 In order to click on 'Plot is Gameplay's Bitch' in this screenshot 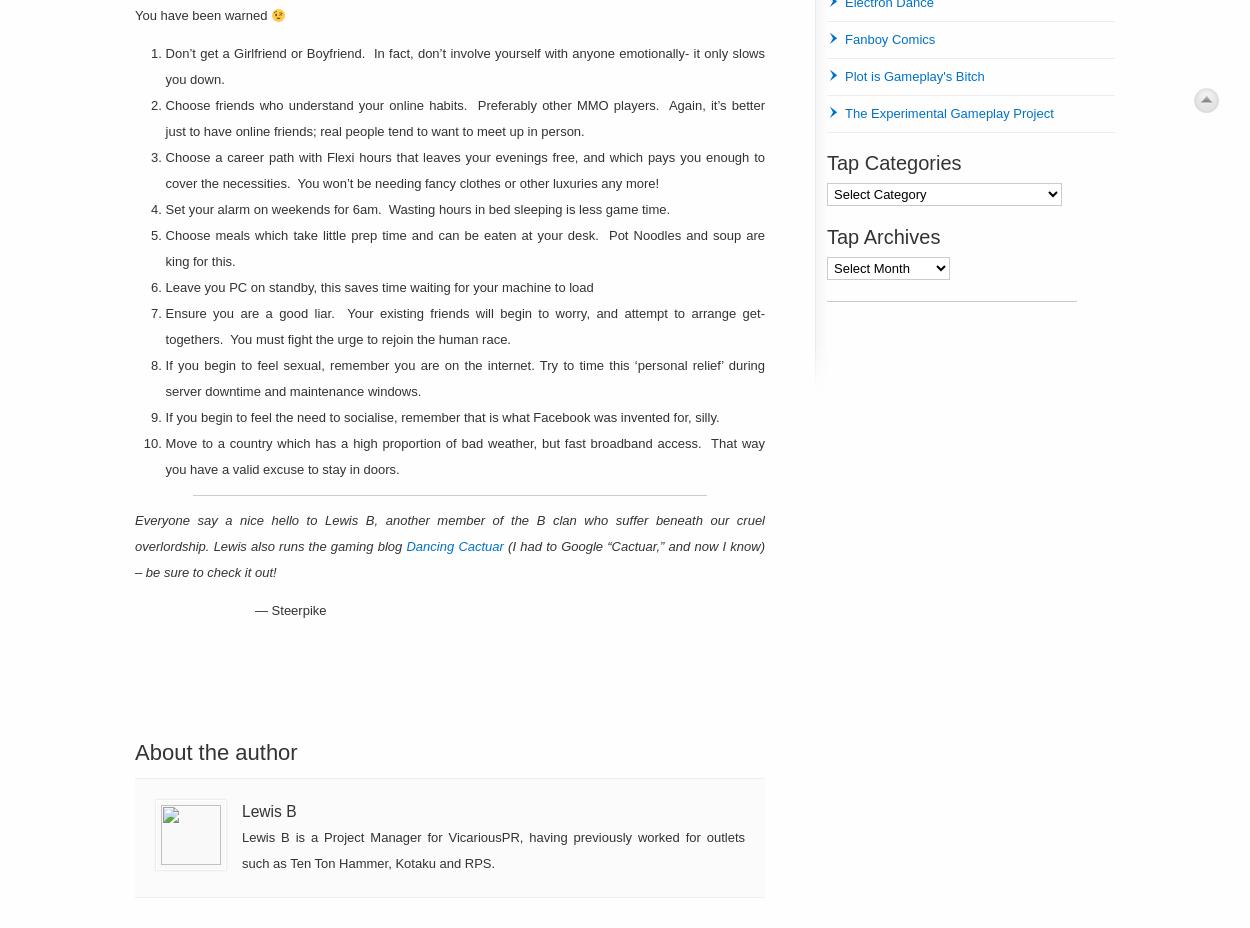, I will do `click(914, 74)`.